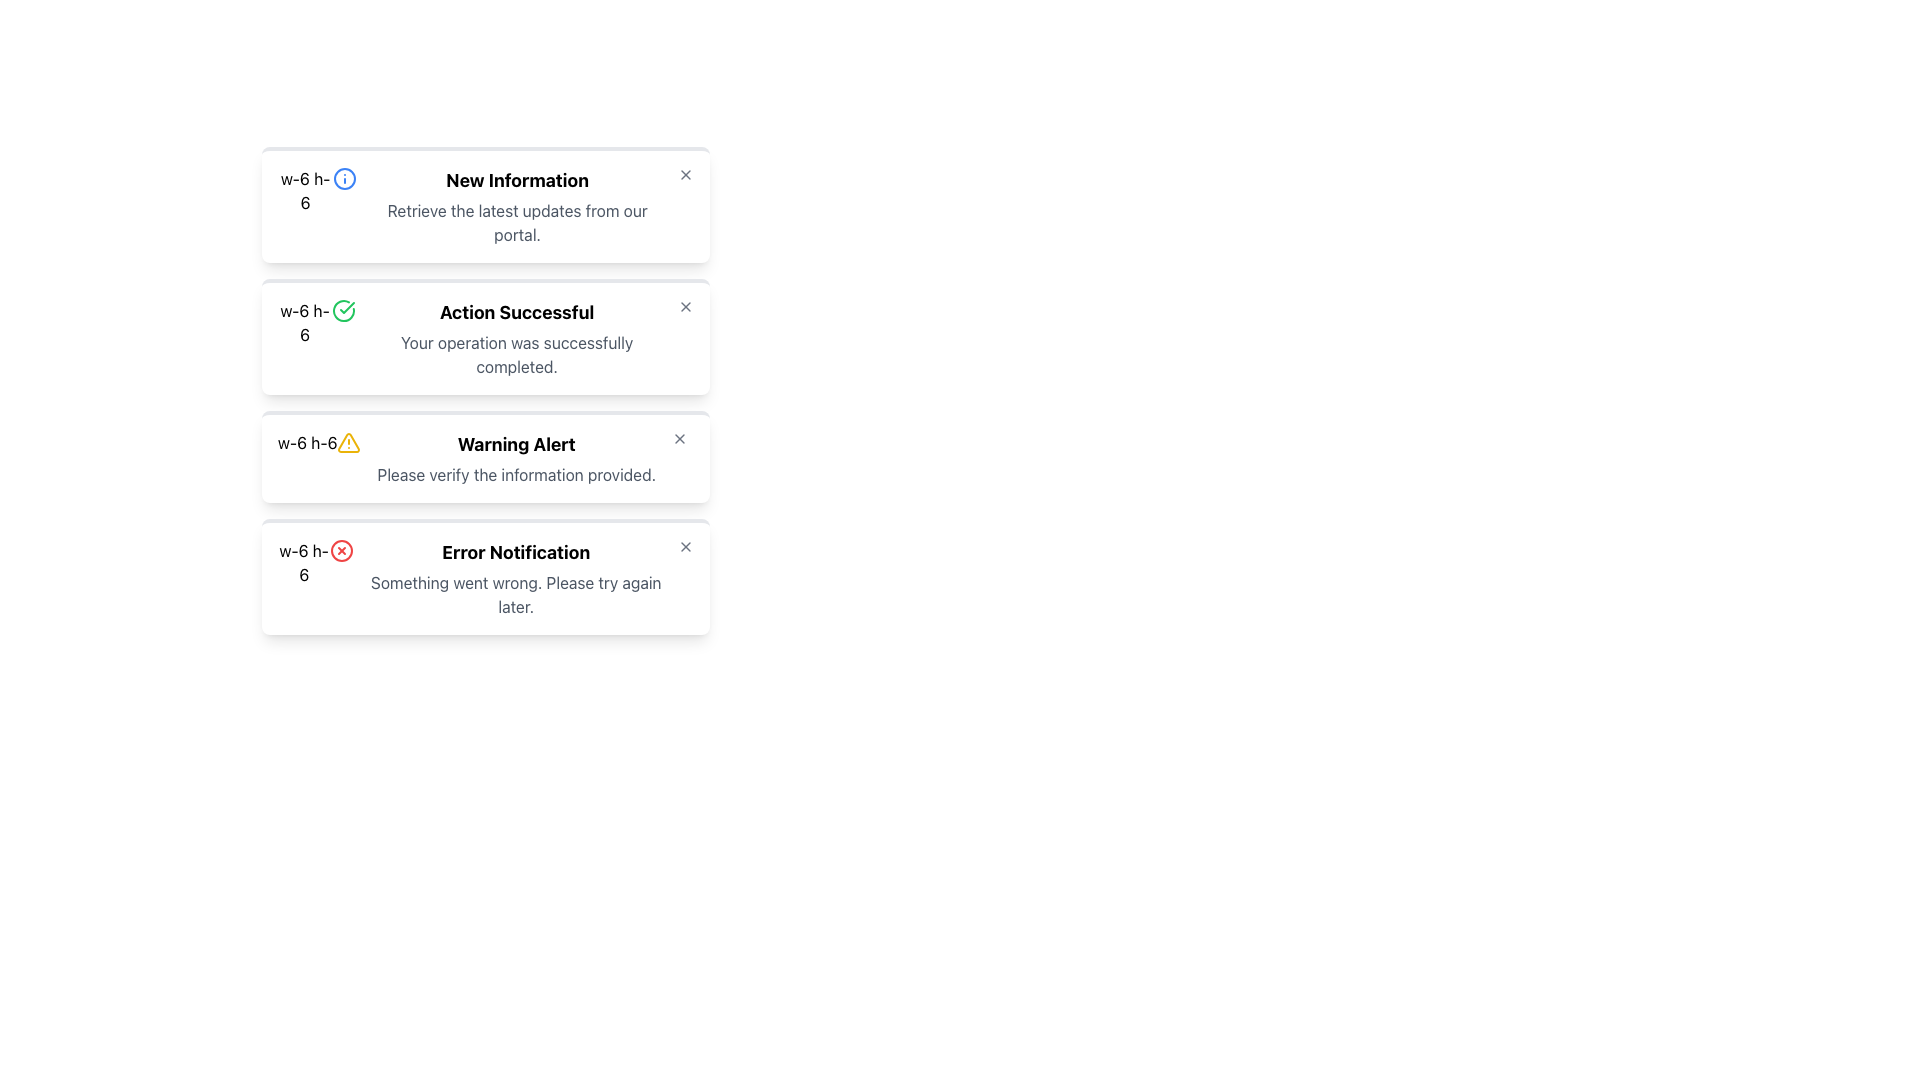 This screenshot has width=1920, height=1080. I want to click on error message from the notification box titled 'Error Notification' which states 'Something went wrong. Please try again later.', so click(516, 578).